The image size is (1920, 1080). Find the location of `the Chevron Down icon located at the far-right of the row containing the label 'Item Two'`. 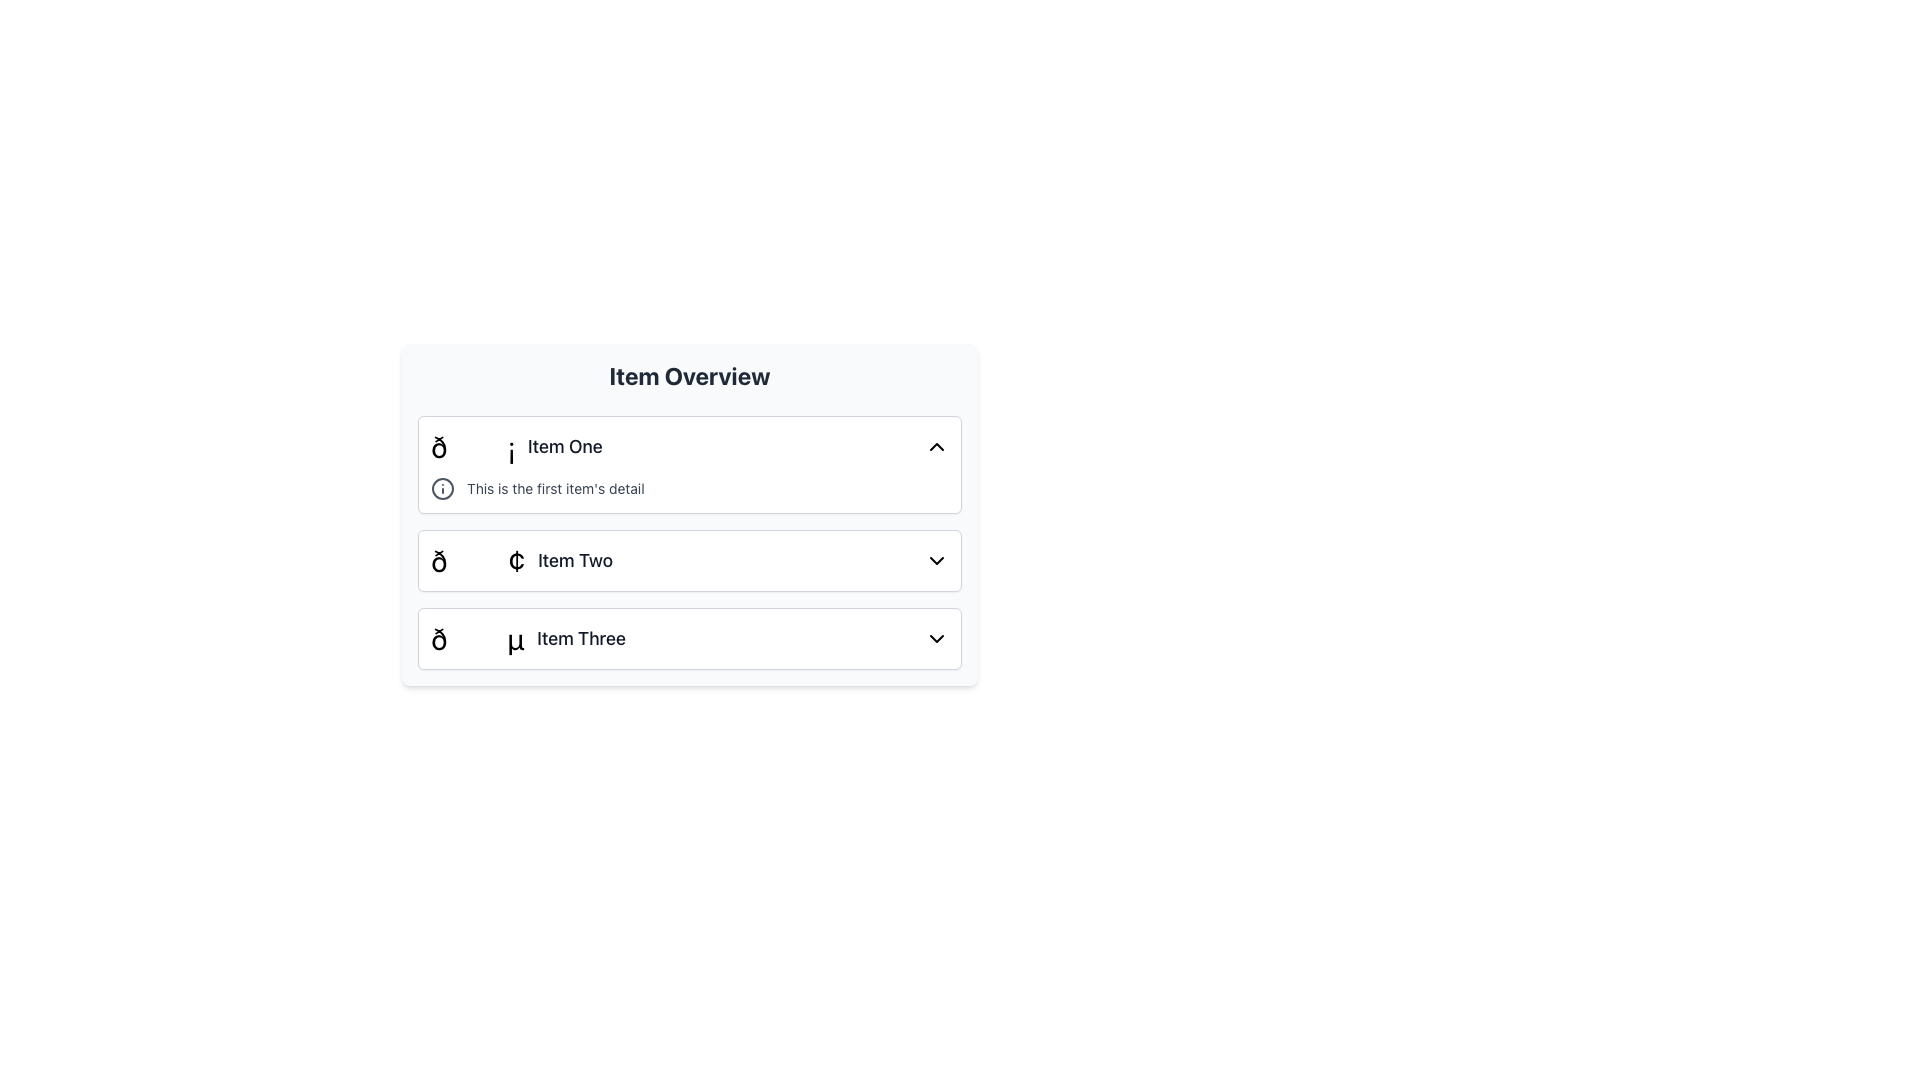

the Chevron Down icon located at the far-right of the row containing the label 'Item Two' is located at coordinates (935, 560).